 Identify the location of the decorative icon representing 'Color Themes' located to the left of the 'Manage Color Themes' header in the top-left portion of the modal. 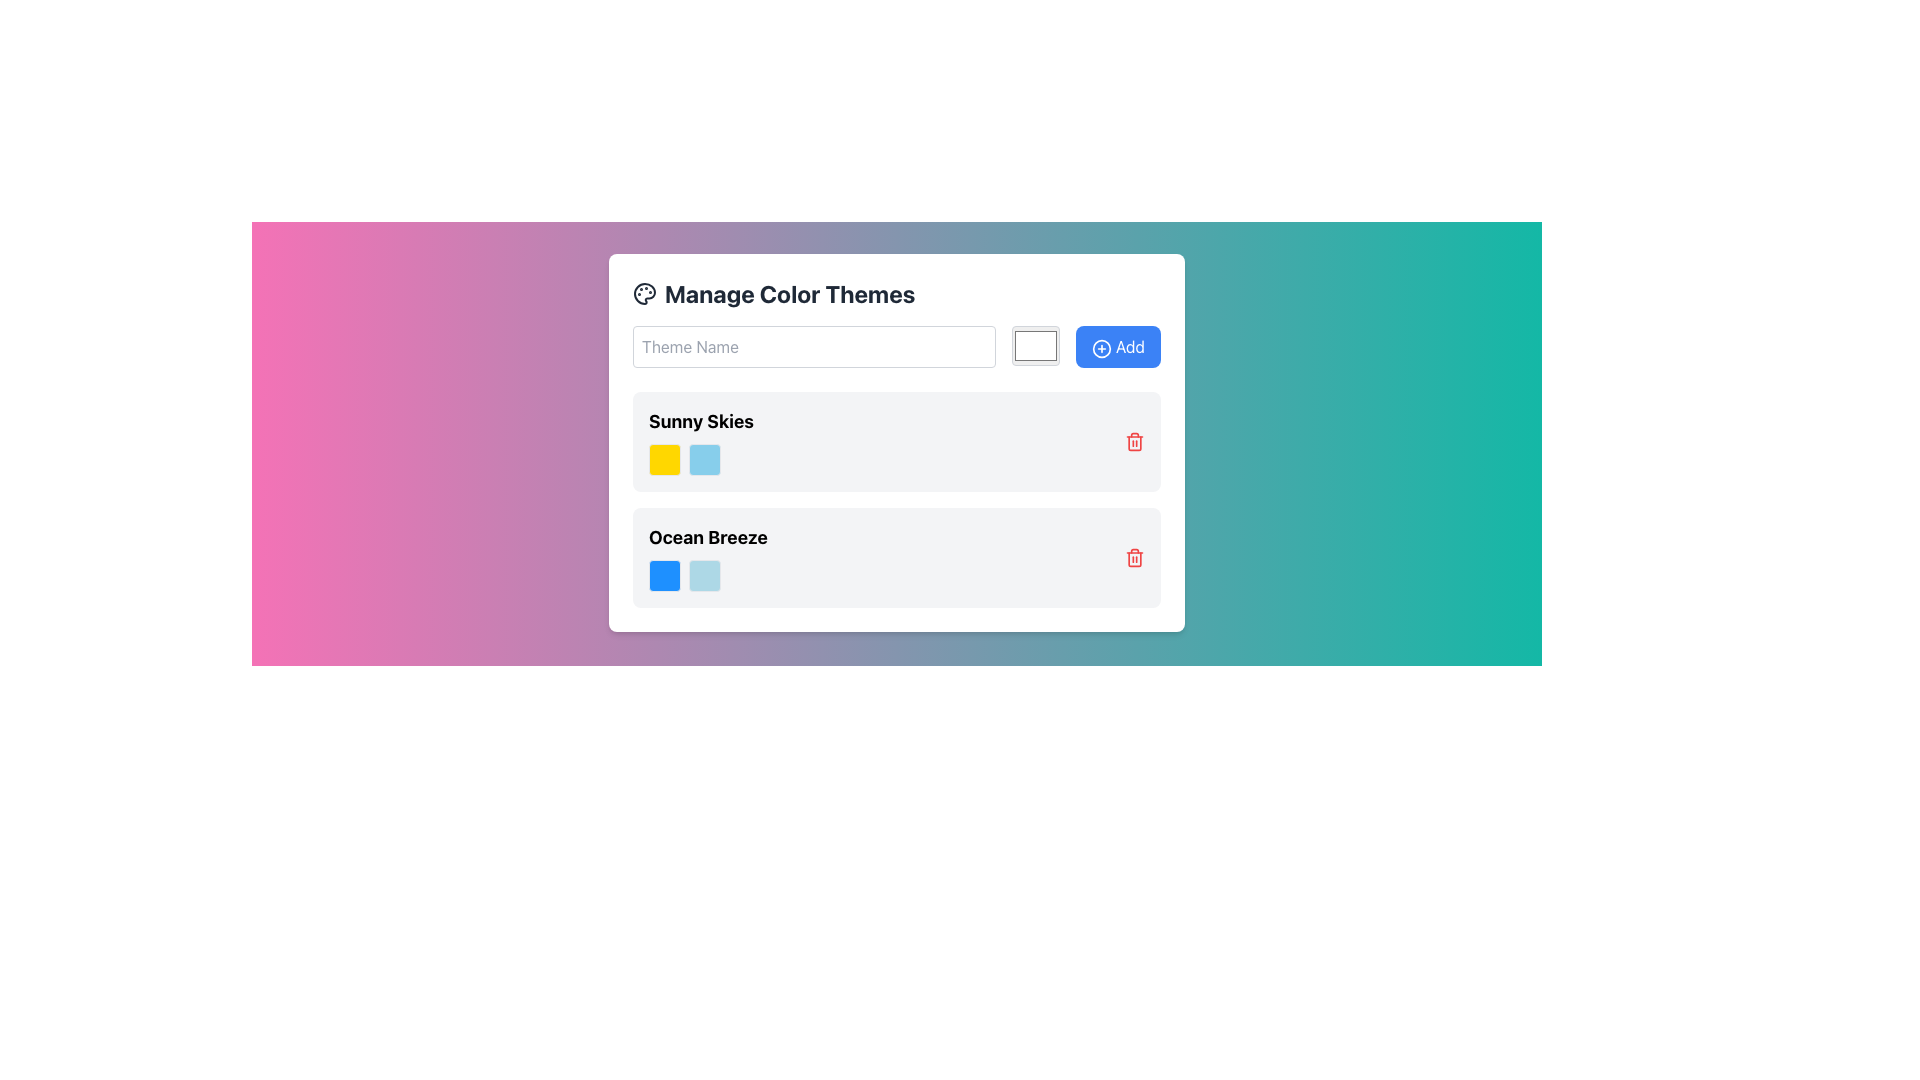
(644, 293).